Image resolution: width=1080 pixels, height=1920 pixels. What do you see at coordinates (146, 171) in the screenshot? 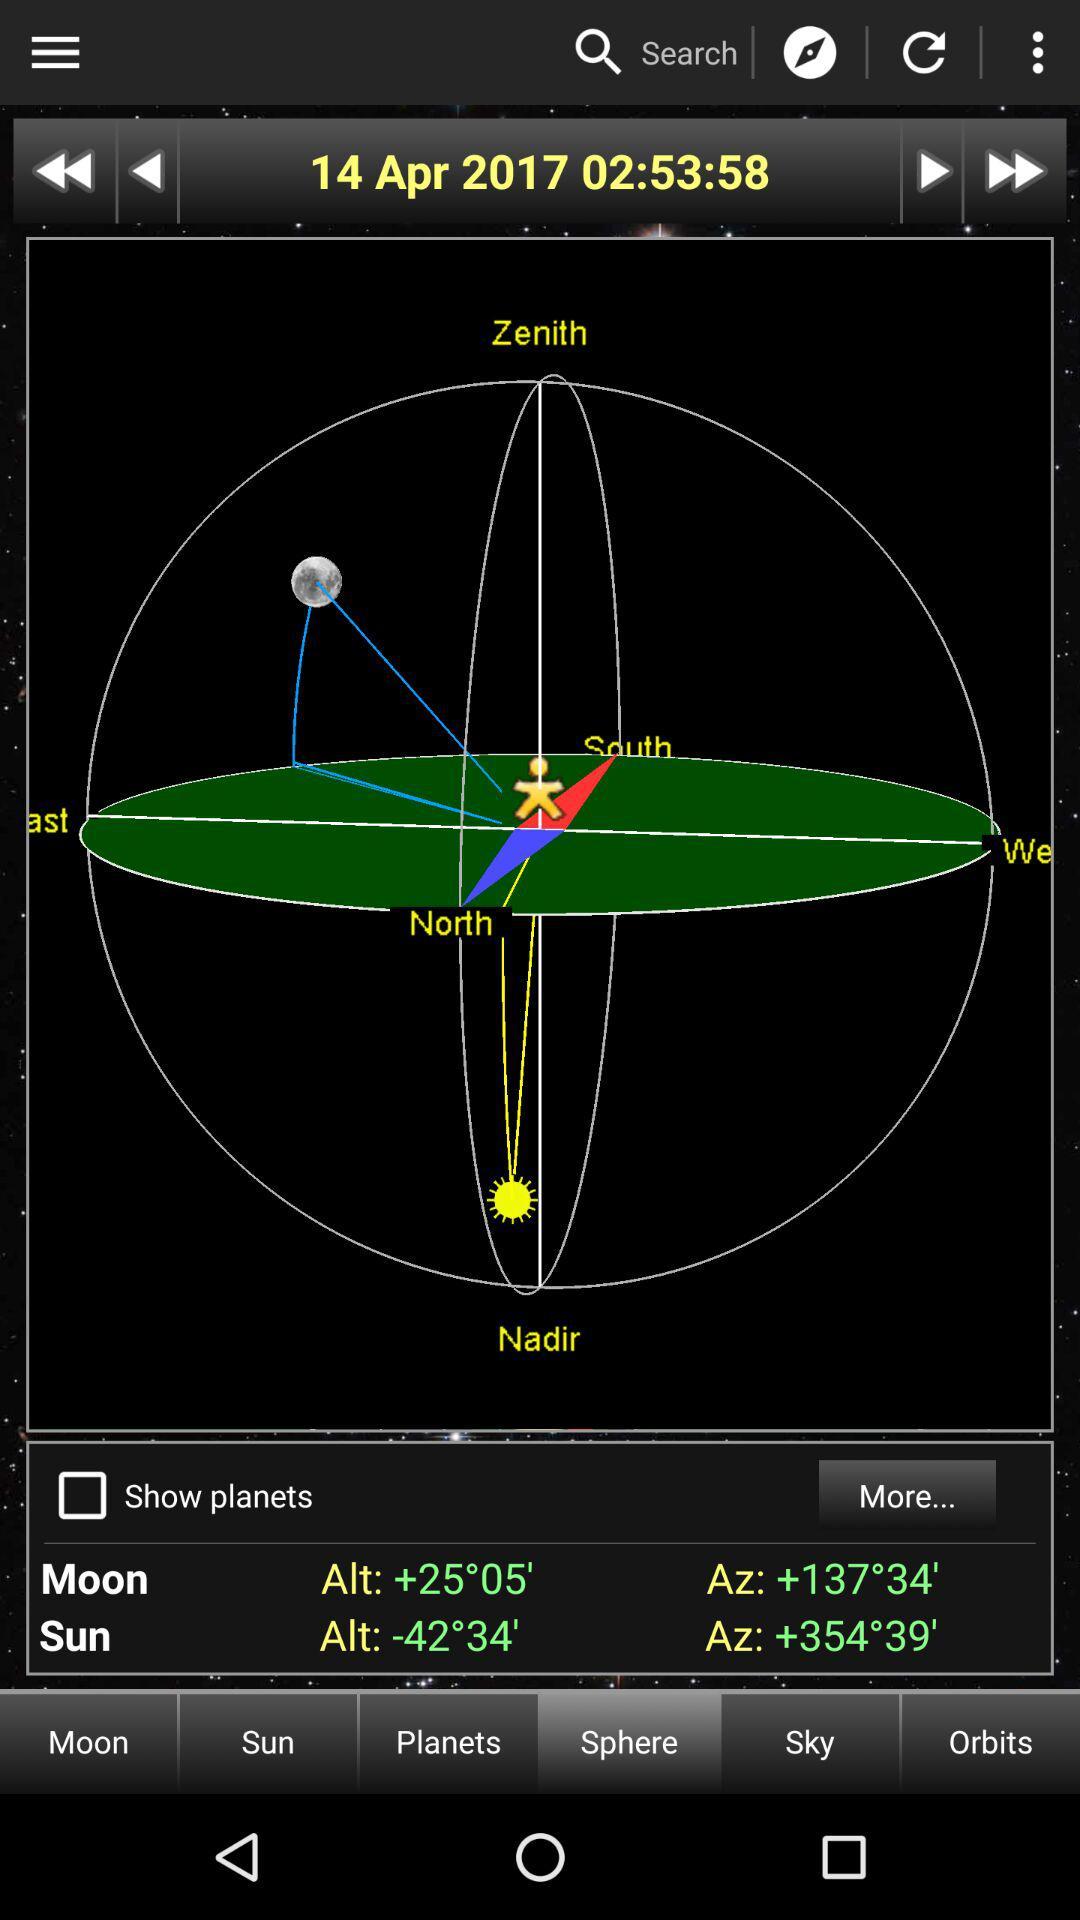
I see `previous` at bounding box center [146, 171].